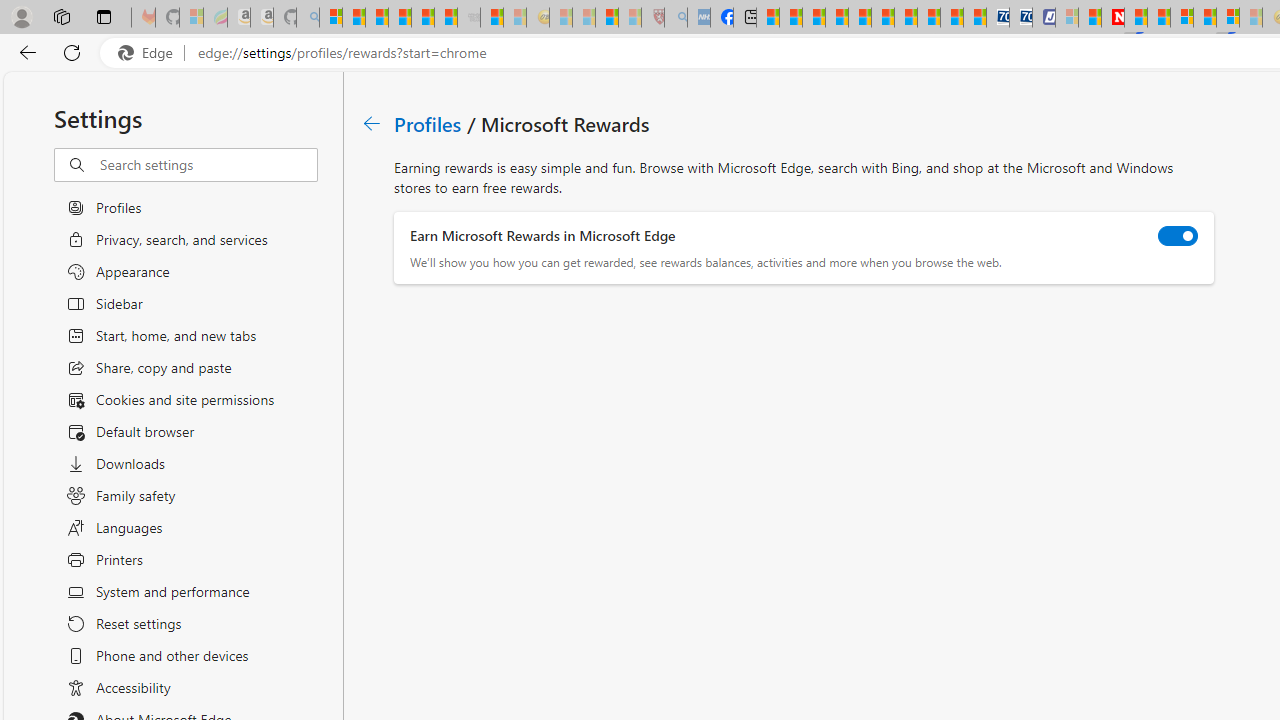  I want to click on 'Edge', so click(149, 52).